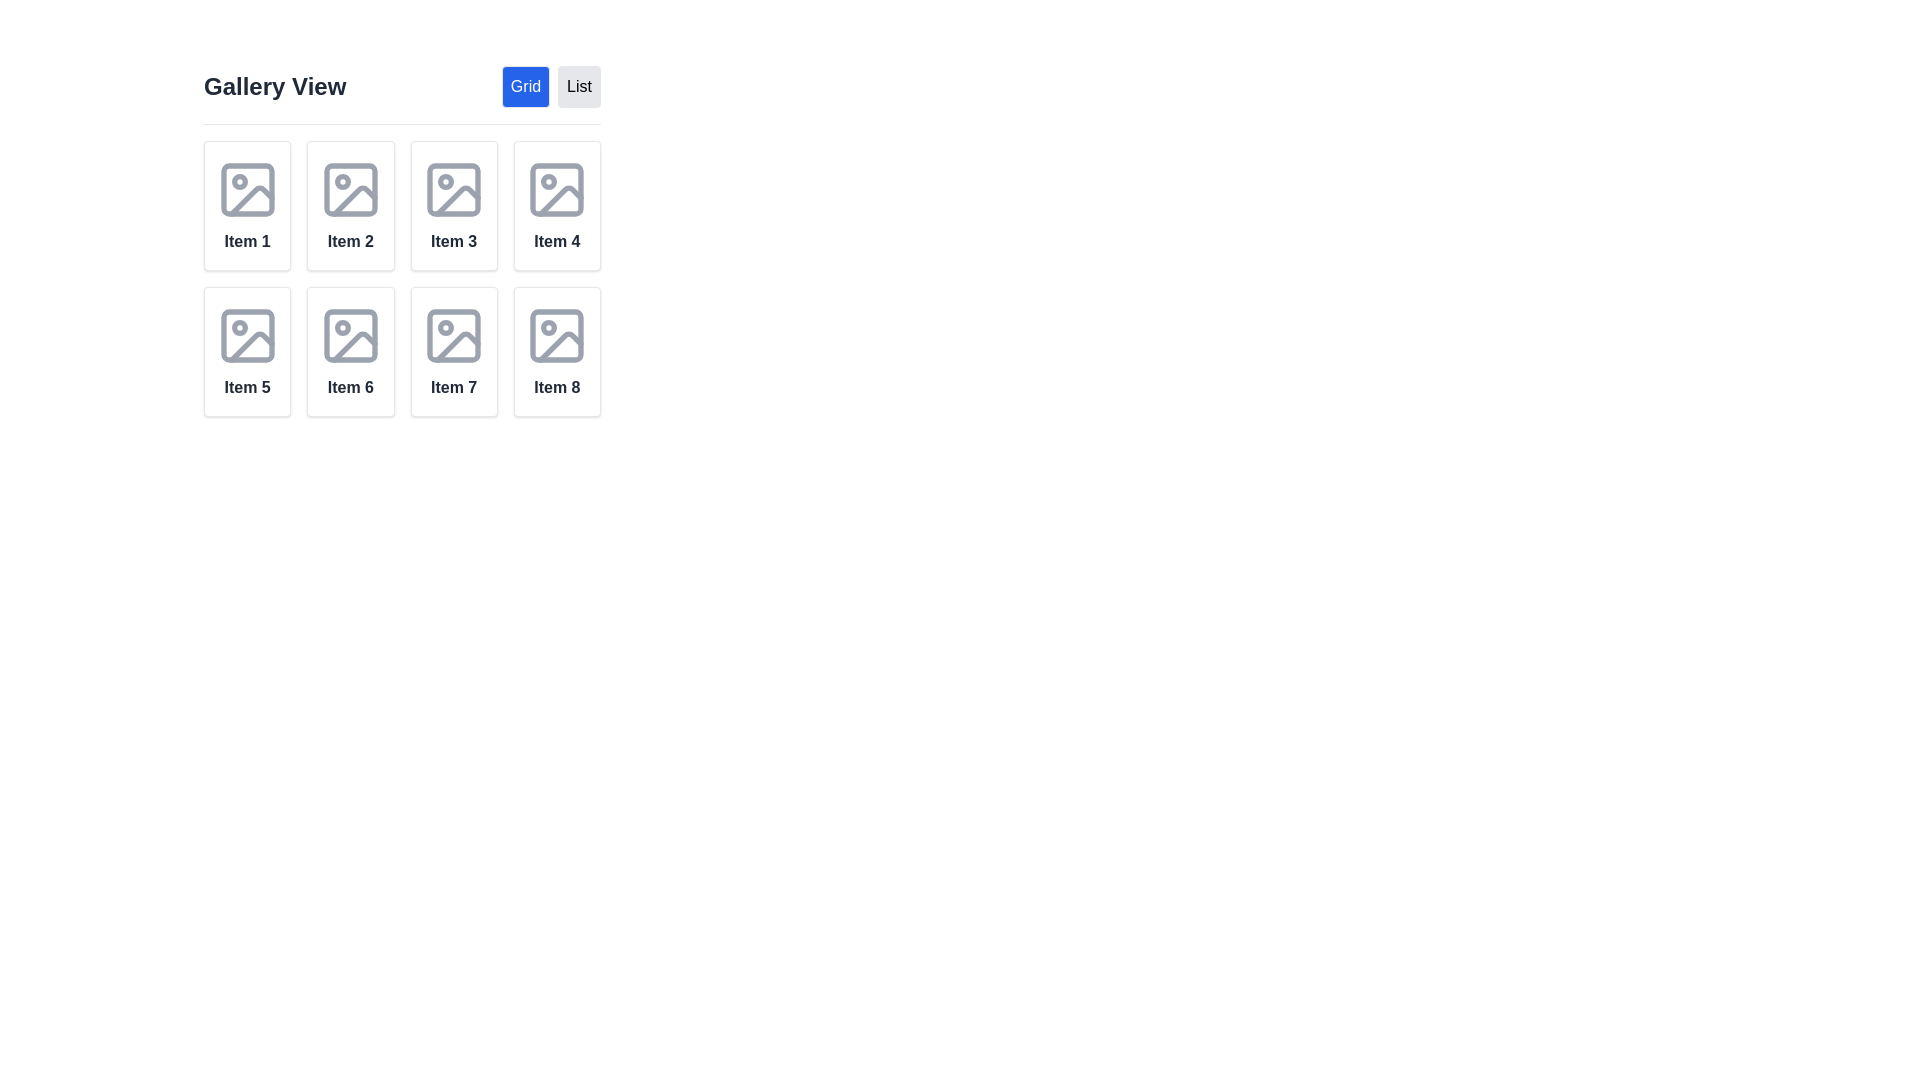 Image resolution: width=1920 pixels, height=1080 pixels. I want to click on the SVG icon that serves as a visual placeholder for an image in the 'Item 8' card, located in the second column of the second row of the grid layout, so click(557, 334).